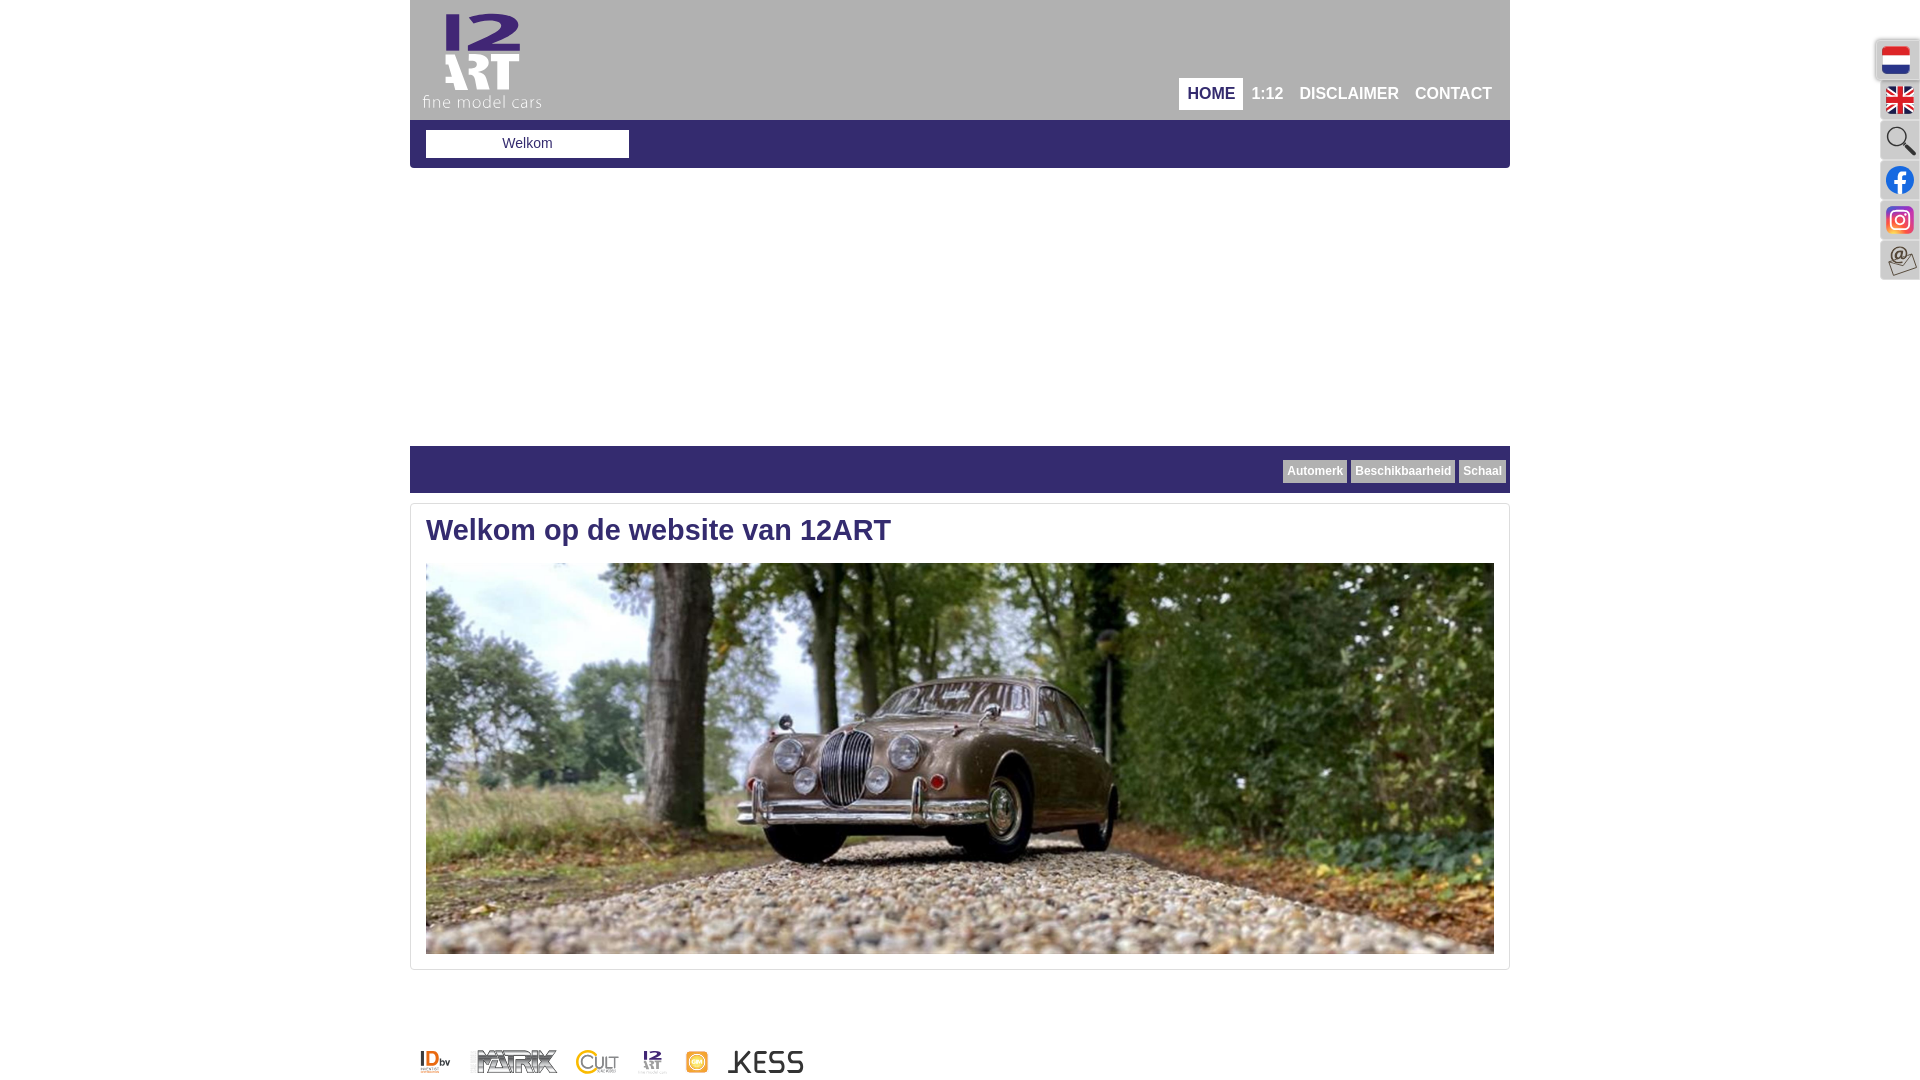 This screenshot has width=1920, height=1080. Describe the element at coordinates (1348, 93) in the screenshot. I see `'DISCLAIMER'` at that location.